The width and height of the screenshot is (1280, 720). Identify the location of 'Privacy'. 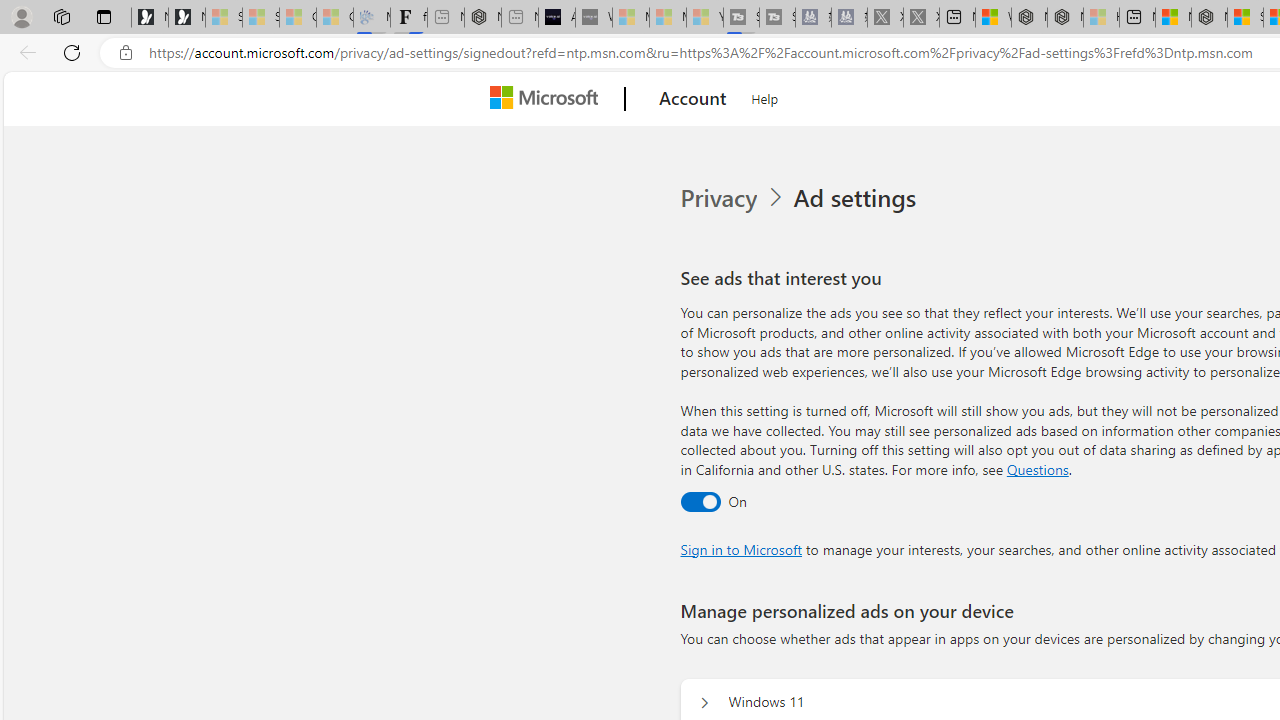
(720, 198).